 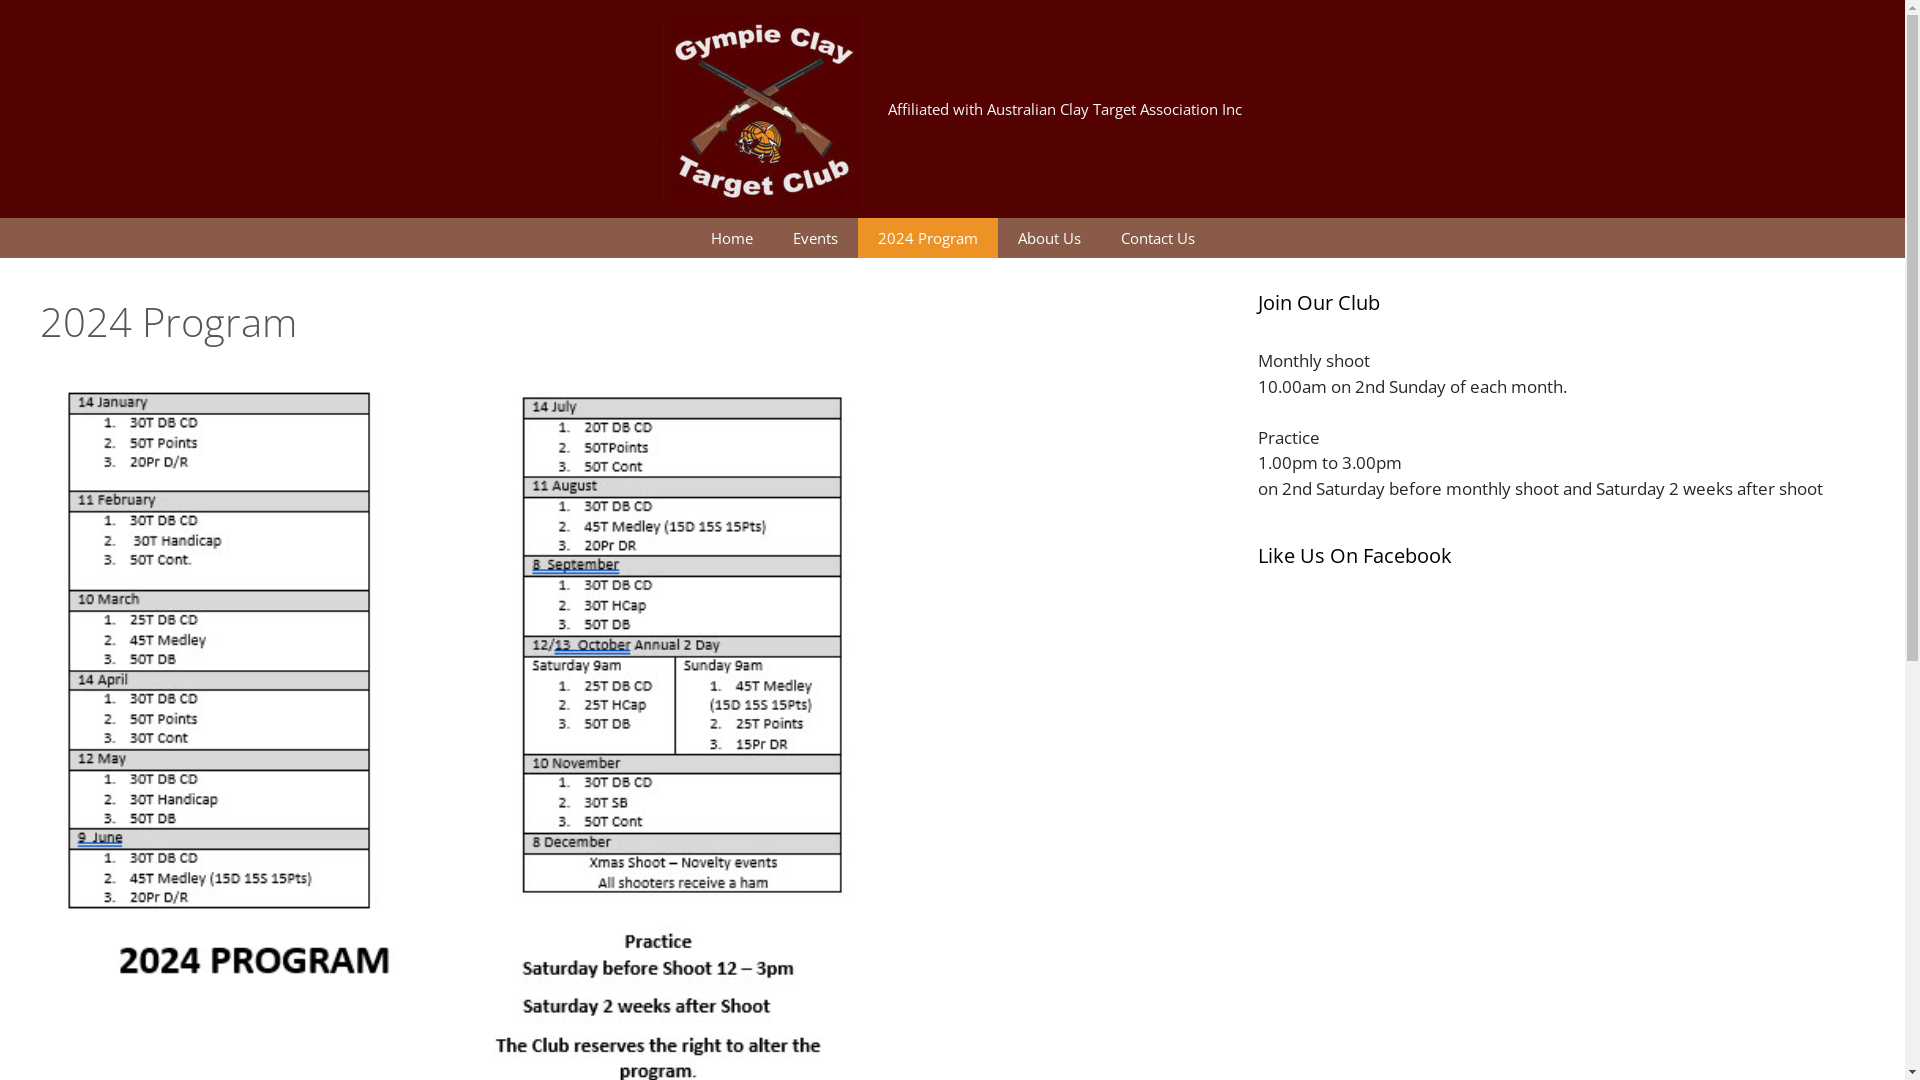 I want to click on 'Contact Us', so click(x=1098, y=237).